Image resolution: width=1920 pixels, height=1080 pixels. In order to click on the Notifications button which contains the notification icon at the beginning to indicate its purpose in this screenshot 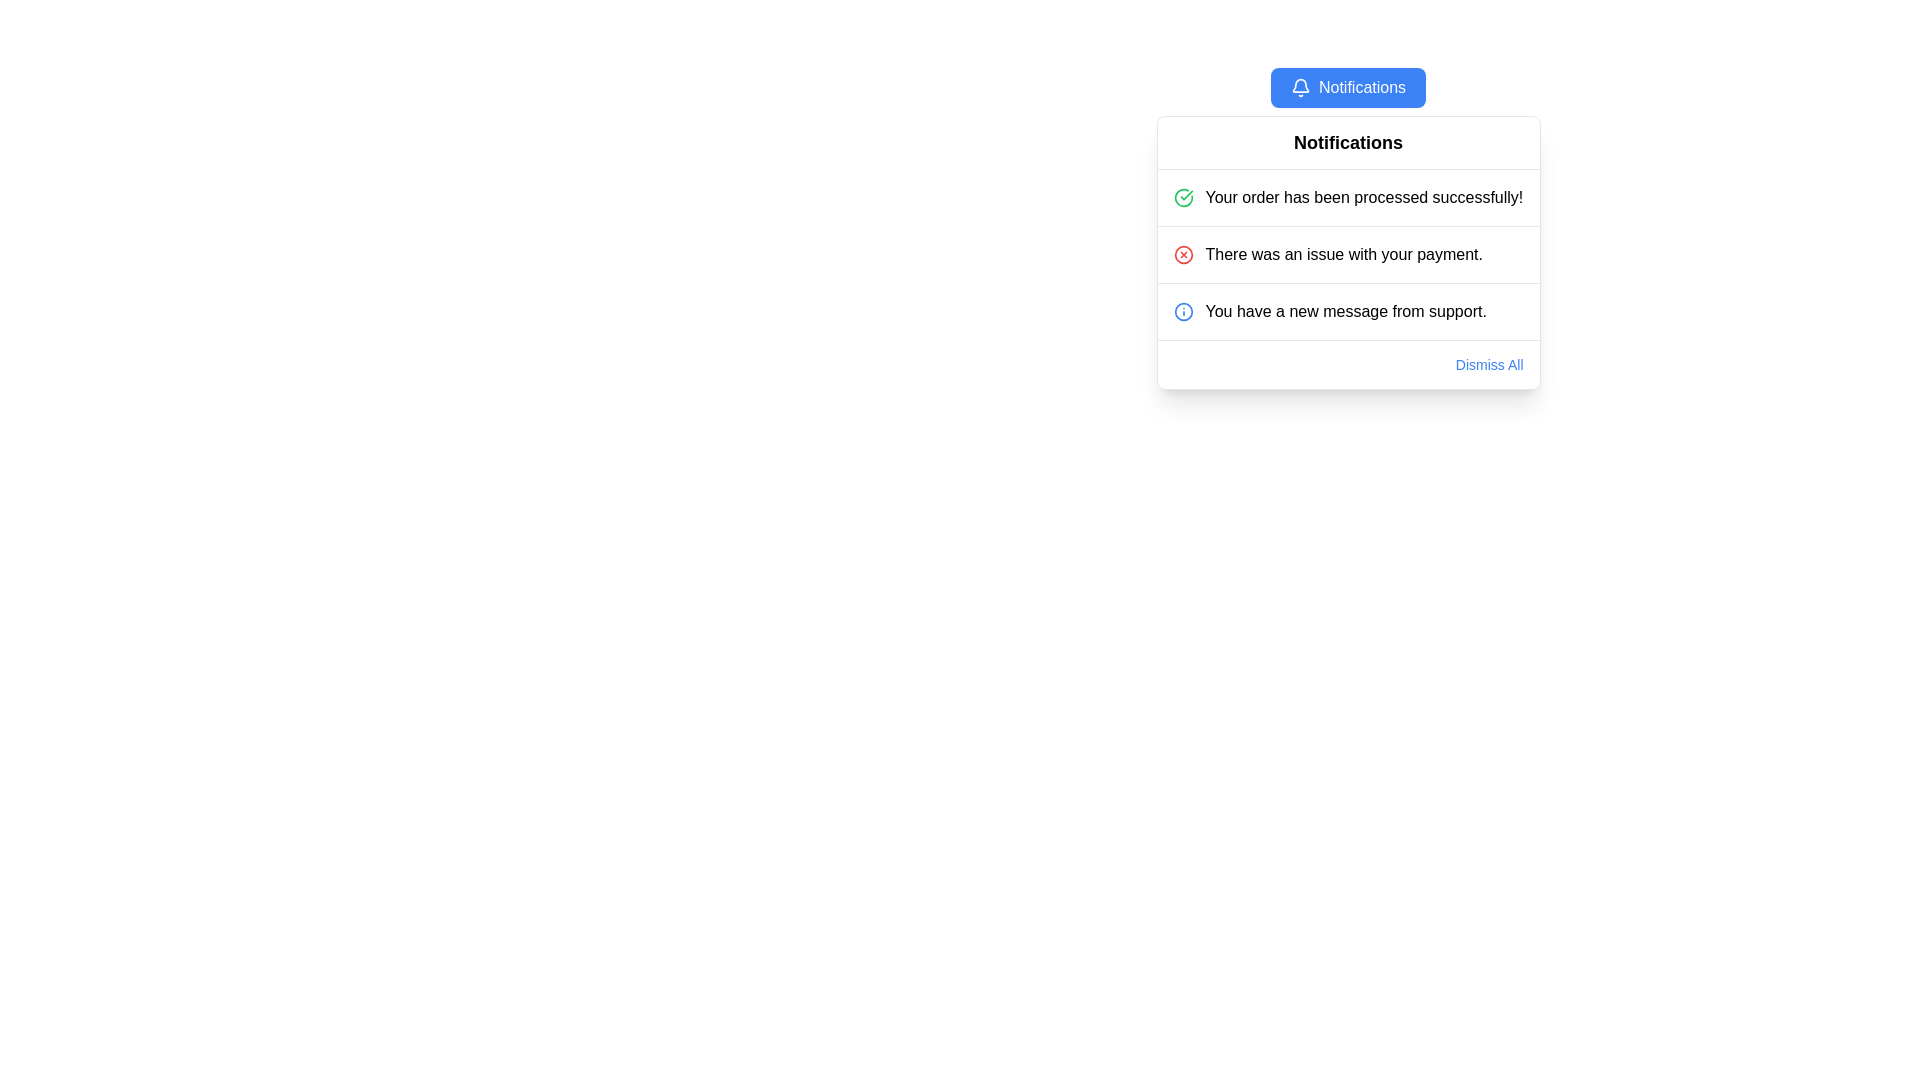, I will do `click(1300, 87)`.